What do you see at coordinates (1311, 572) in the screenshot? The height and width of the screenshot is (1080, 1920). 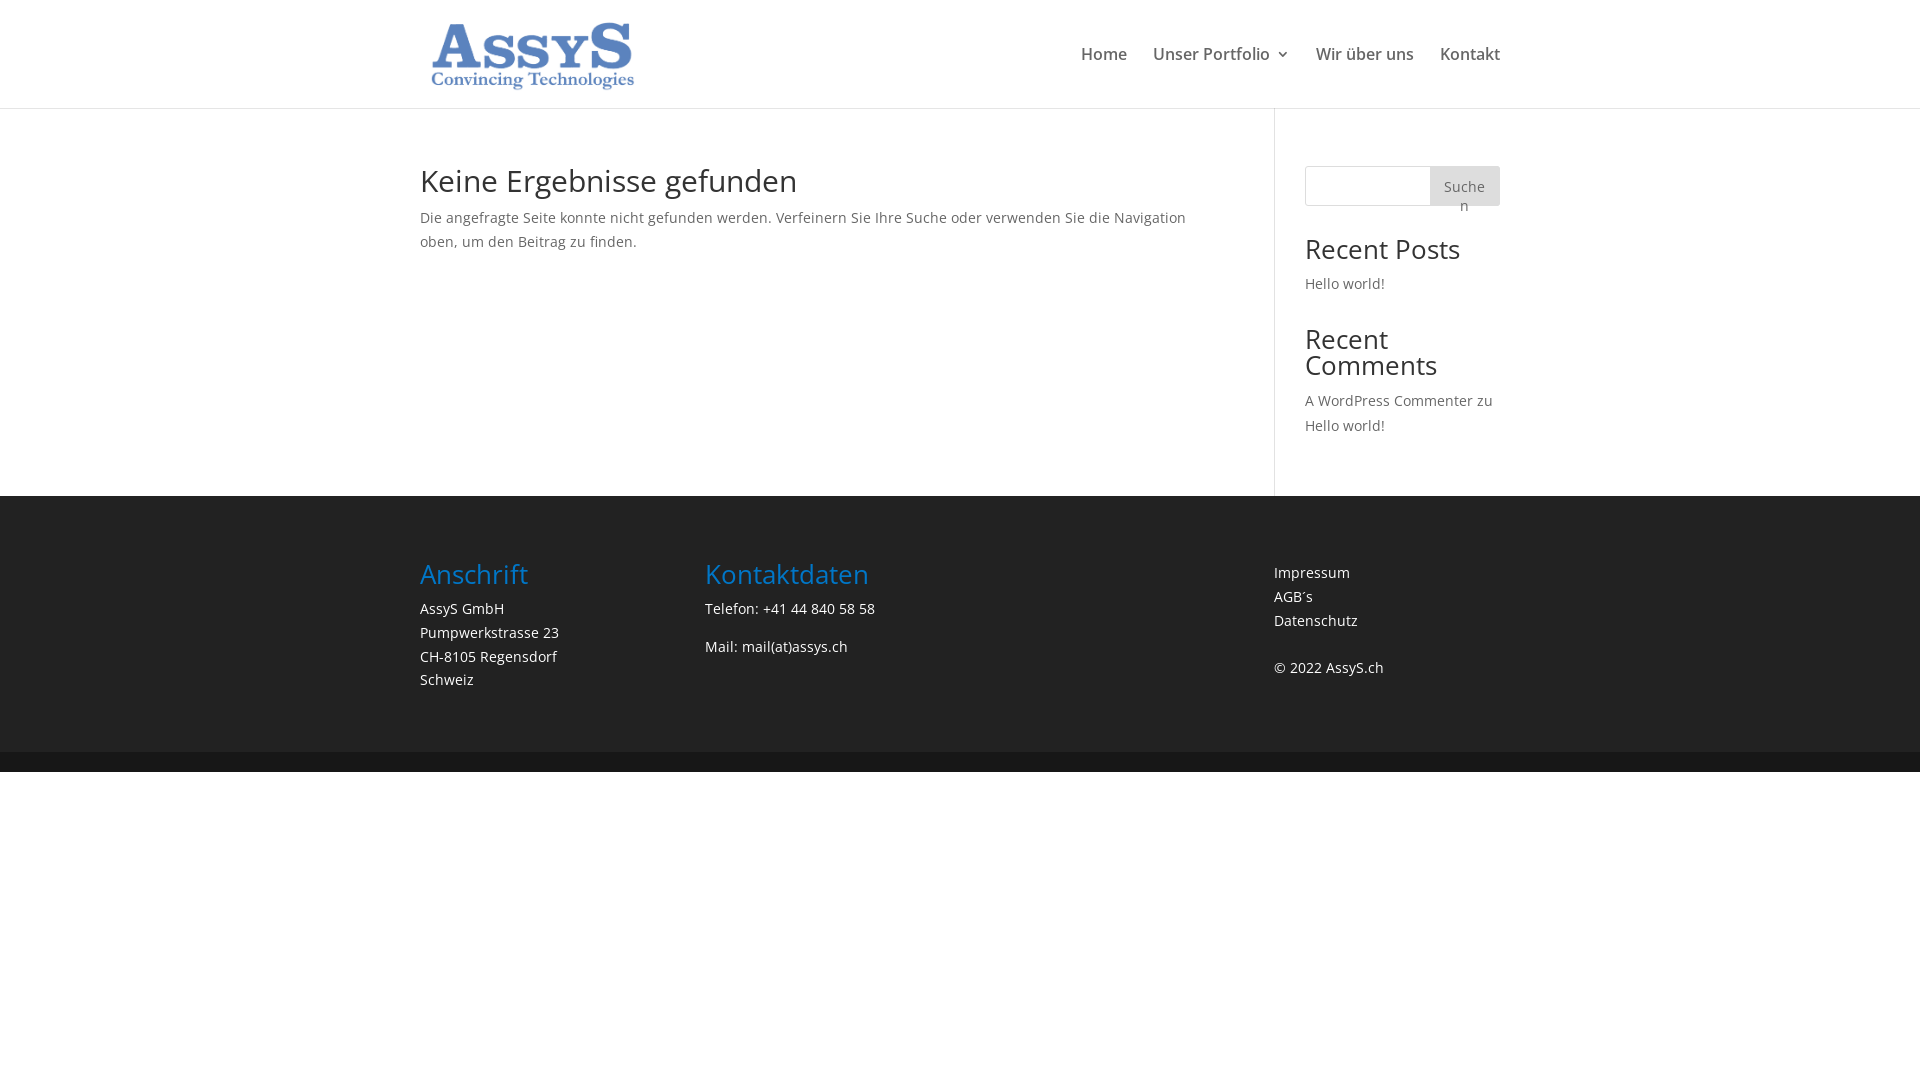 I see `'Impressum'` at bounding box center [1311, 572].